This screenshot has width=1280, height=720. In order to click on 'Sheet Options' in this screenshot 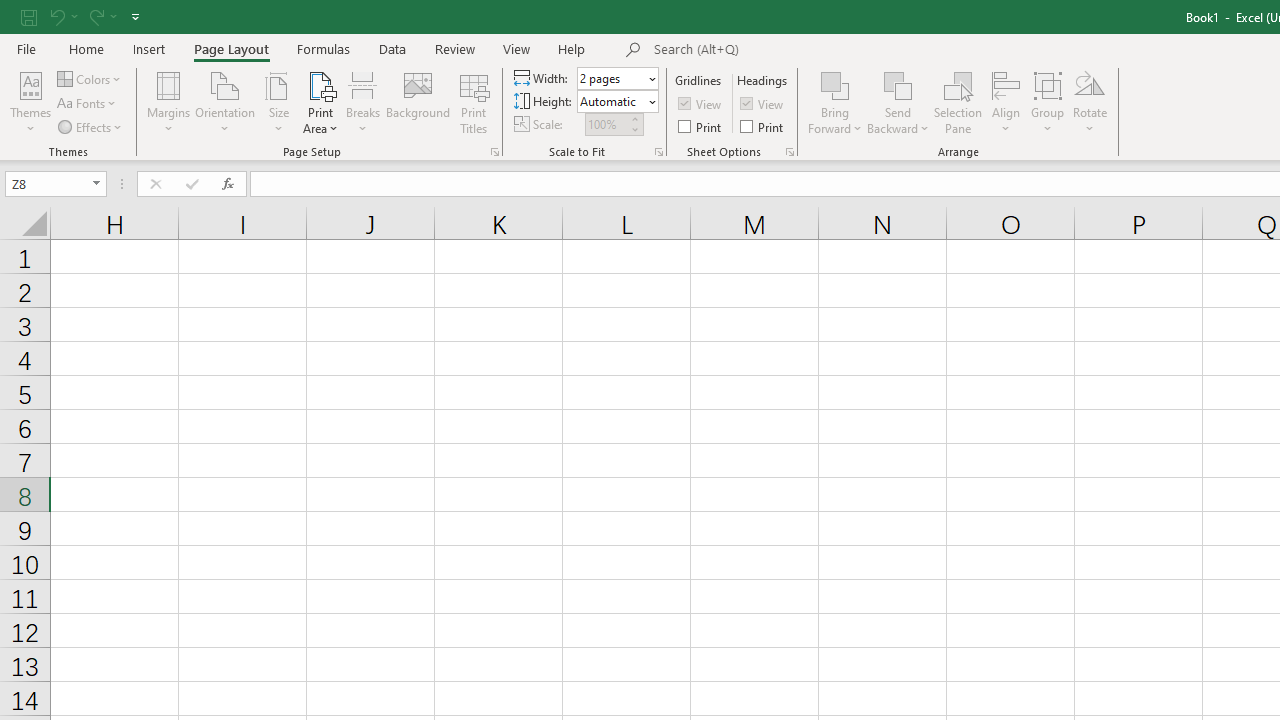, I will do `click(788, 150)`.